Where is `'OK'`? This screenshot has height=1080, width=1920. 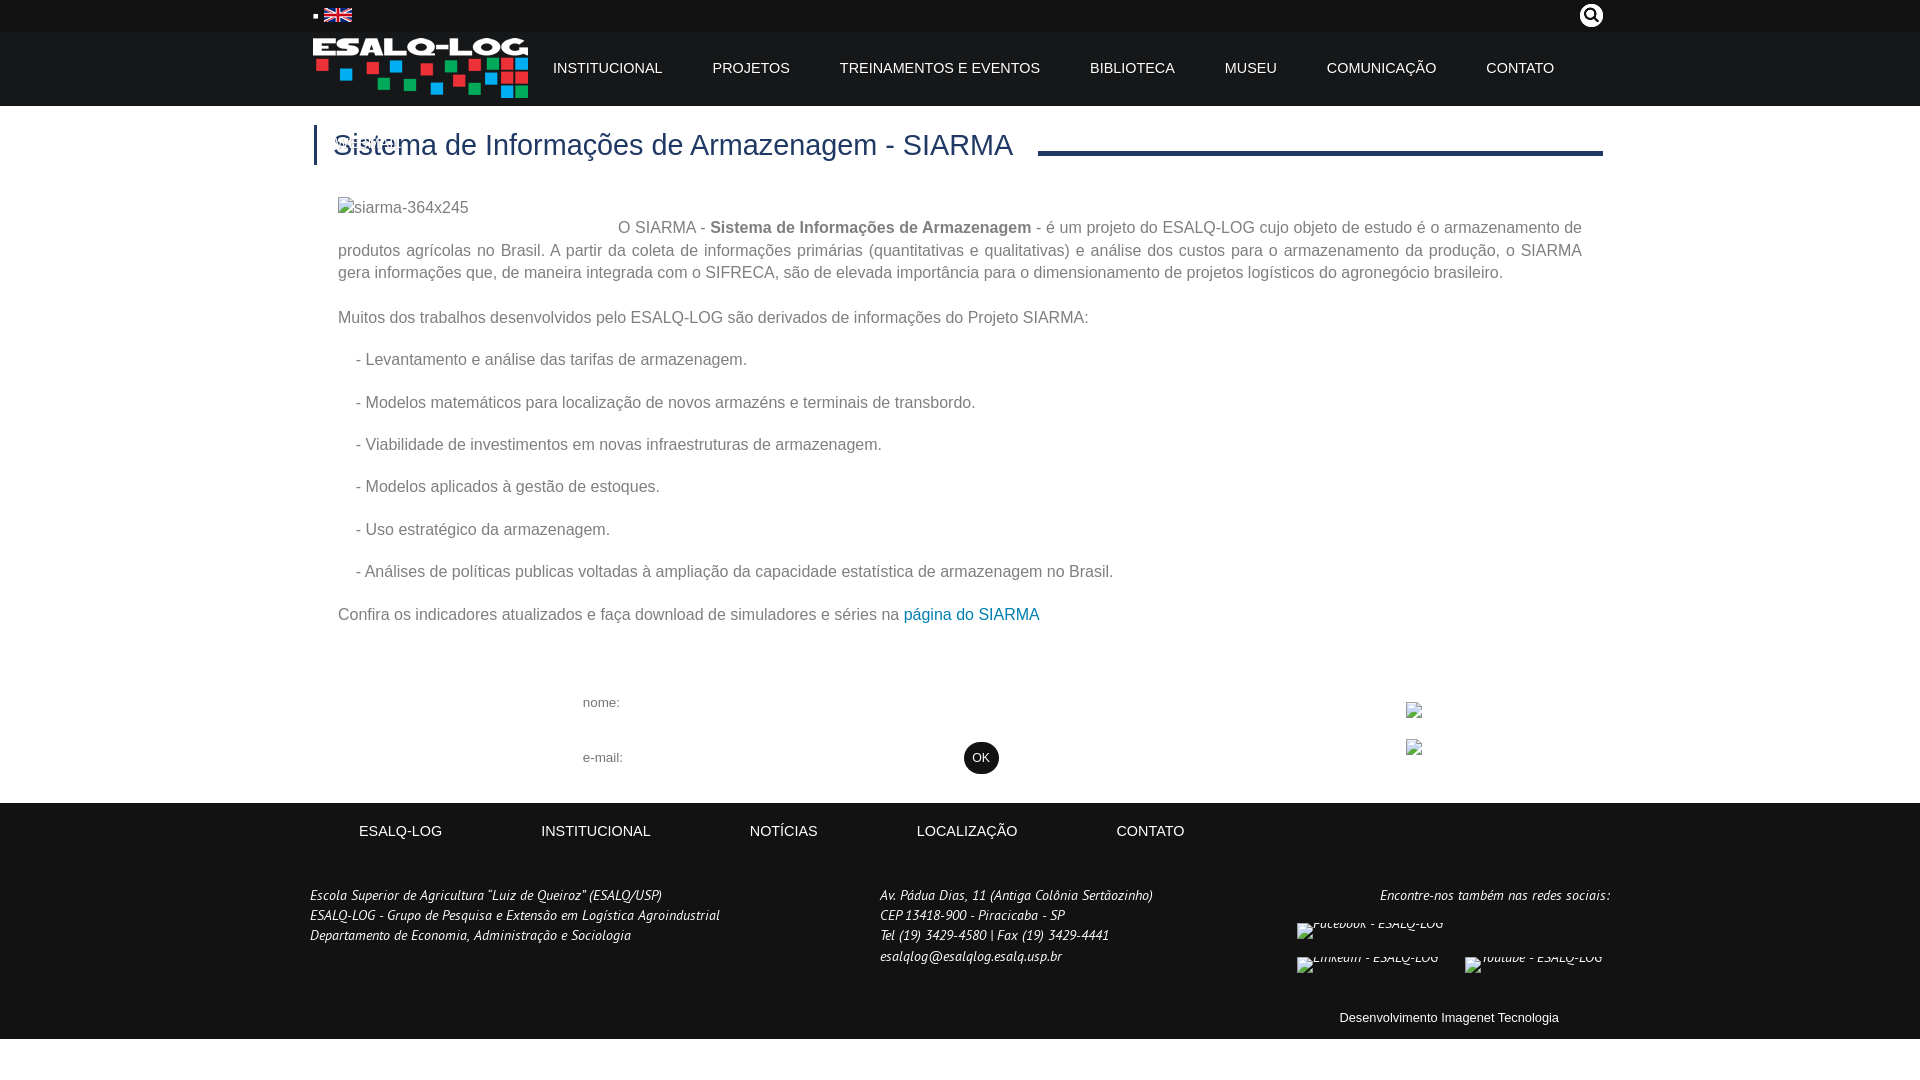
'OK' is located at coordinates (981, 758).